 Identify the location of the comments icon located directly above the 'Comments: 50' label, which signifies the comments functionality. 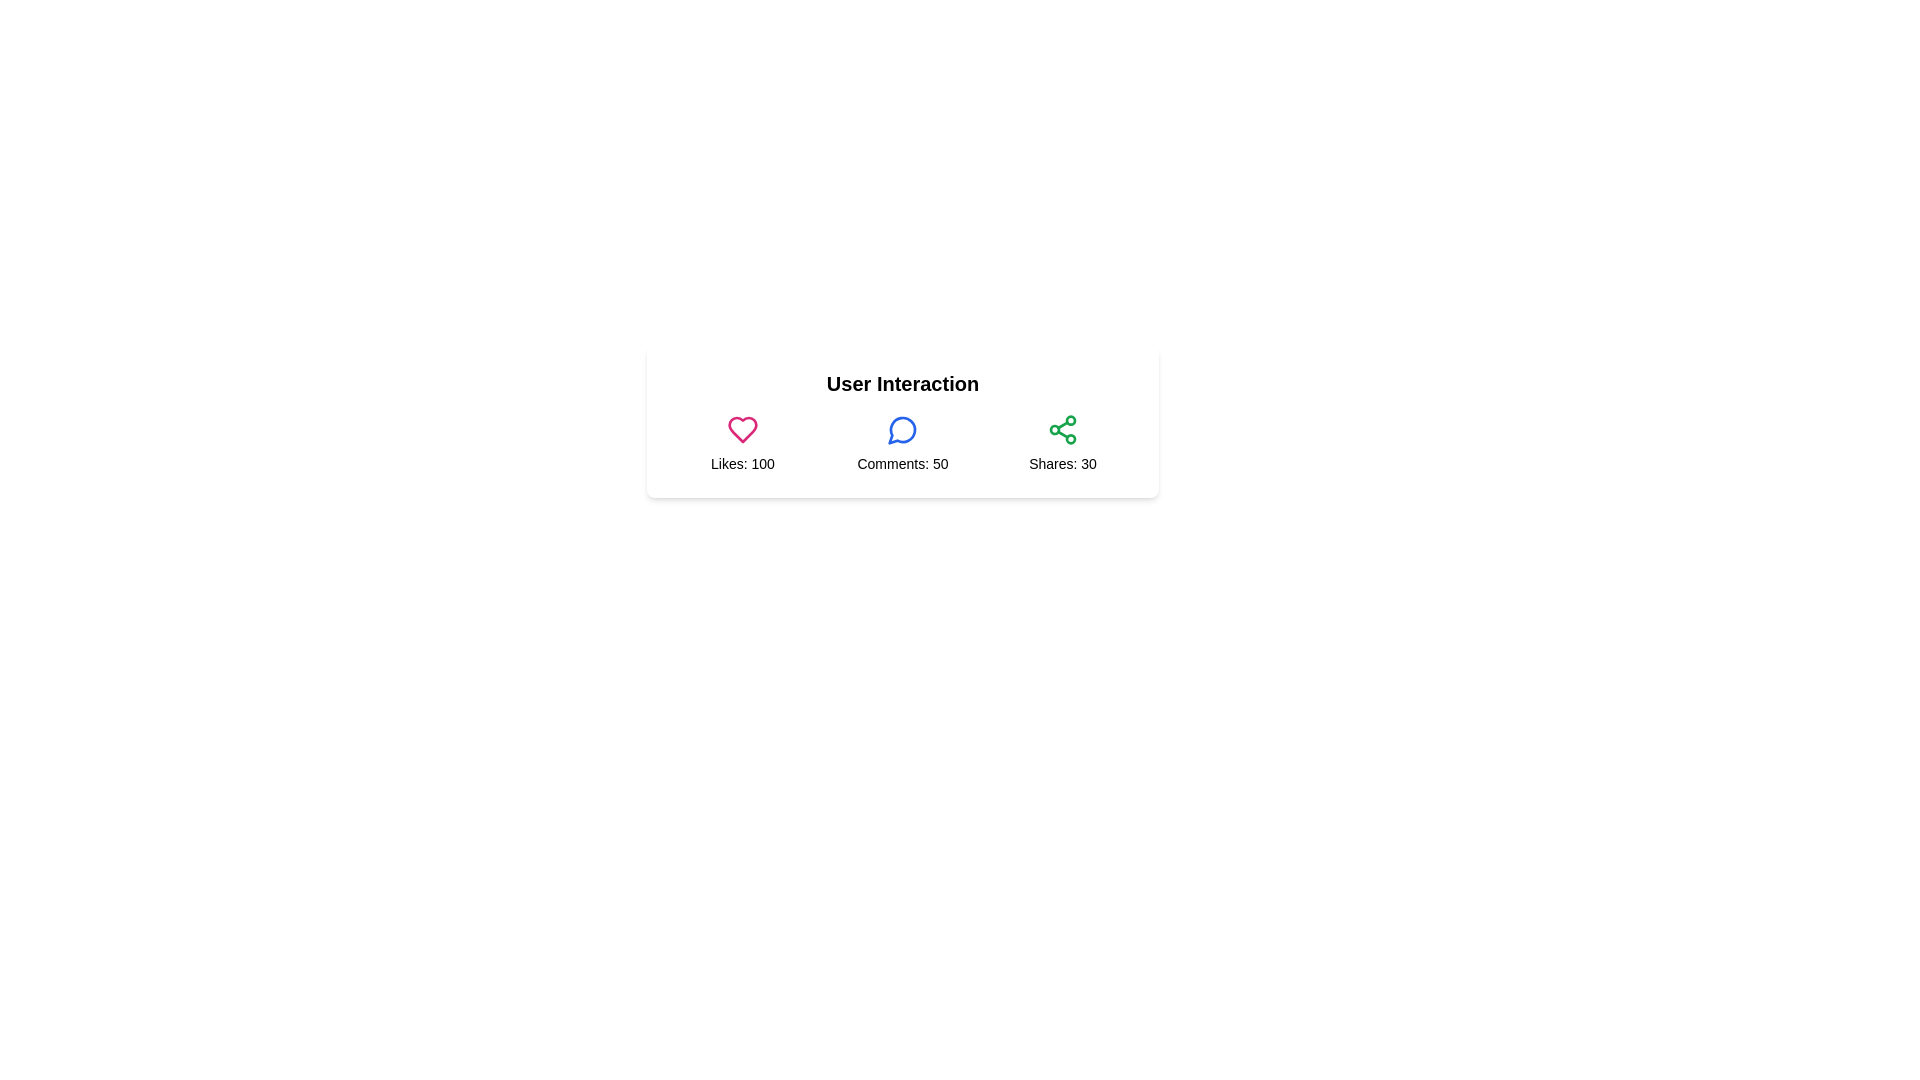
(901, 428).